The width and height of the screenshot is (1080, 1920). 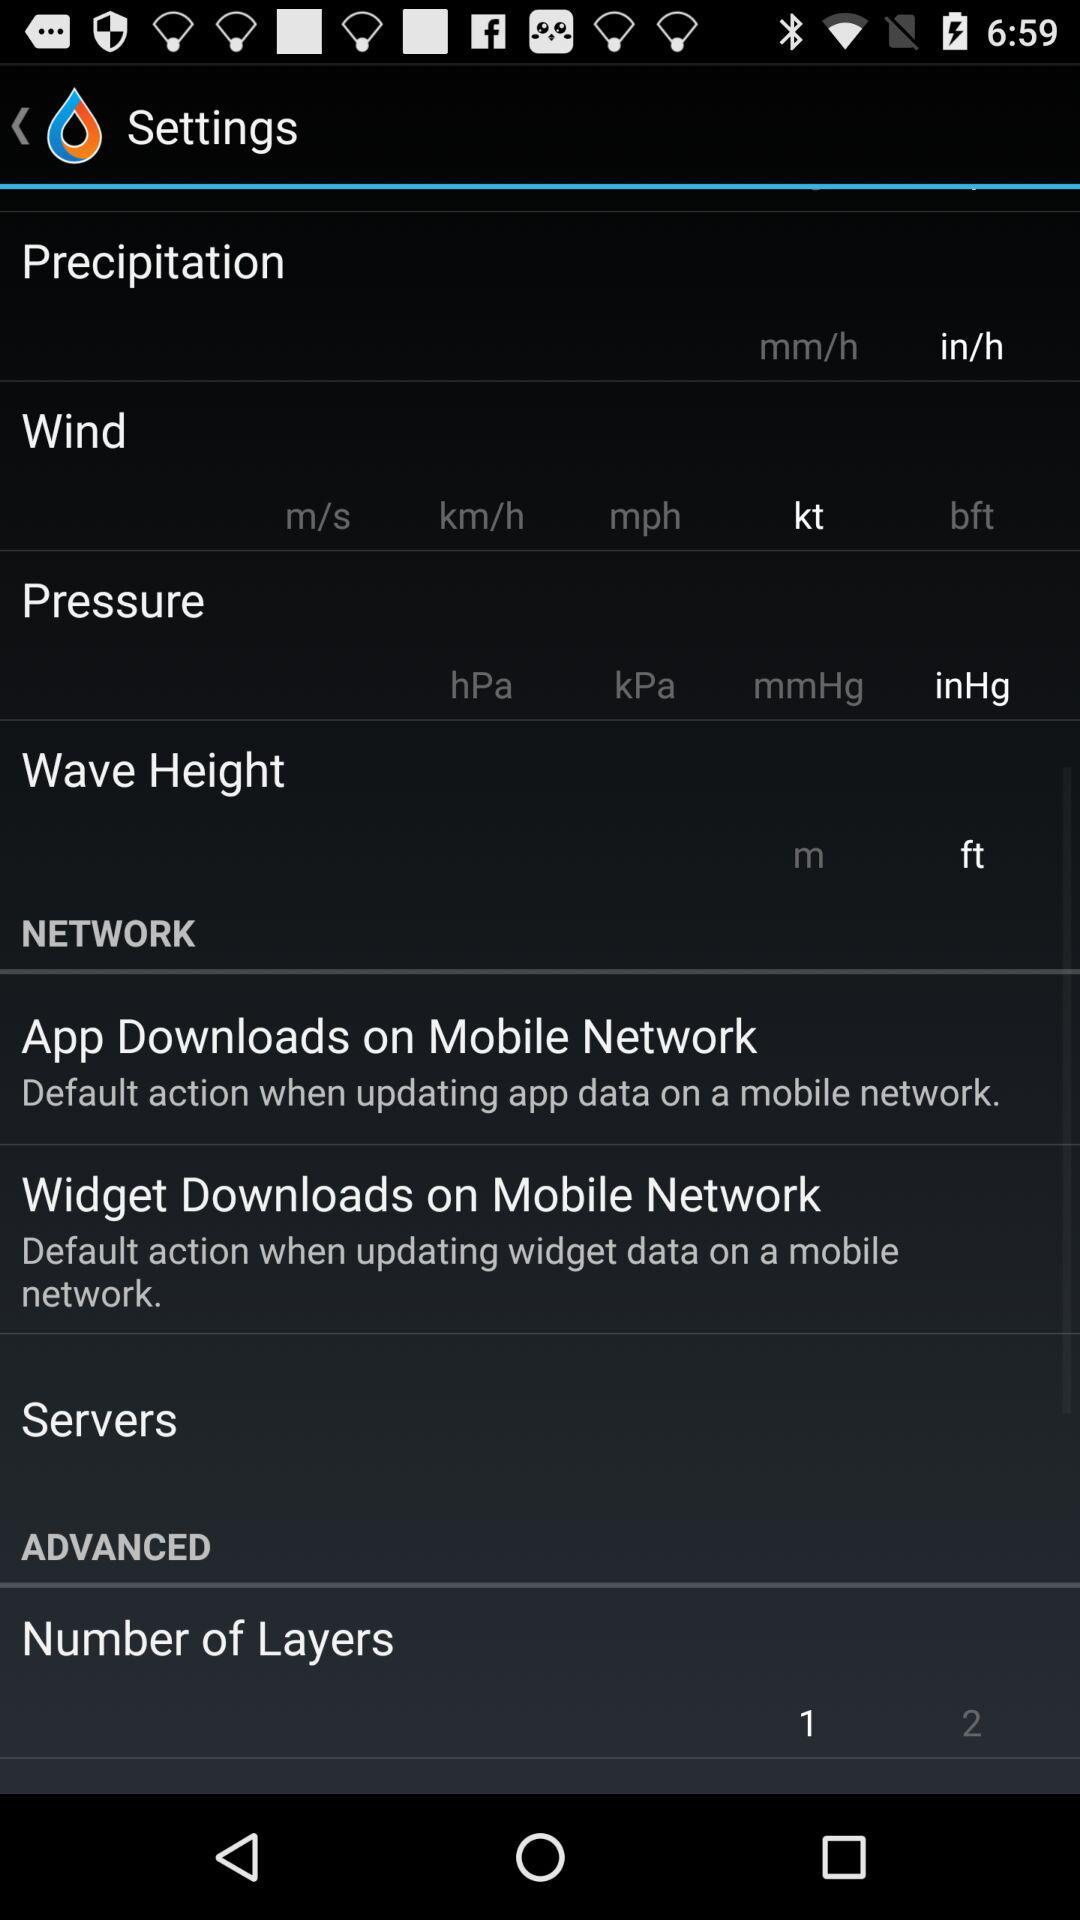 I want to click on the icon above pressure icon, so click(x=644, y=514).